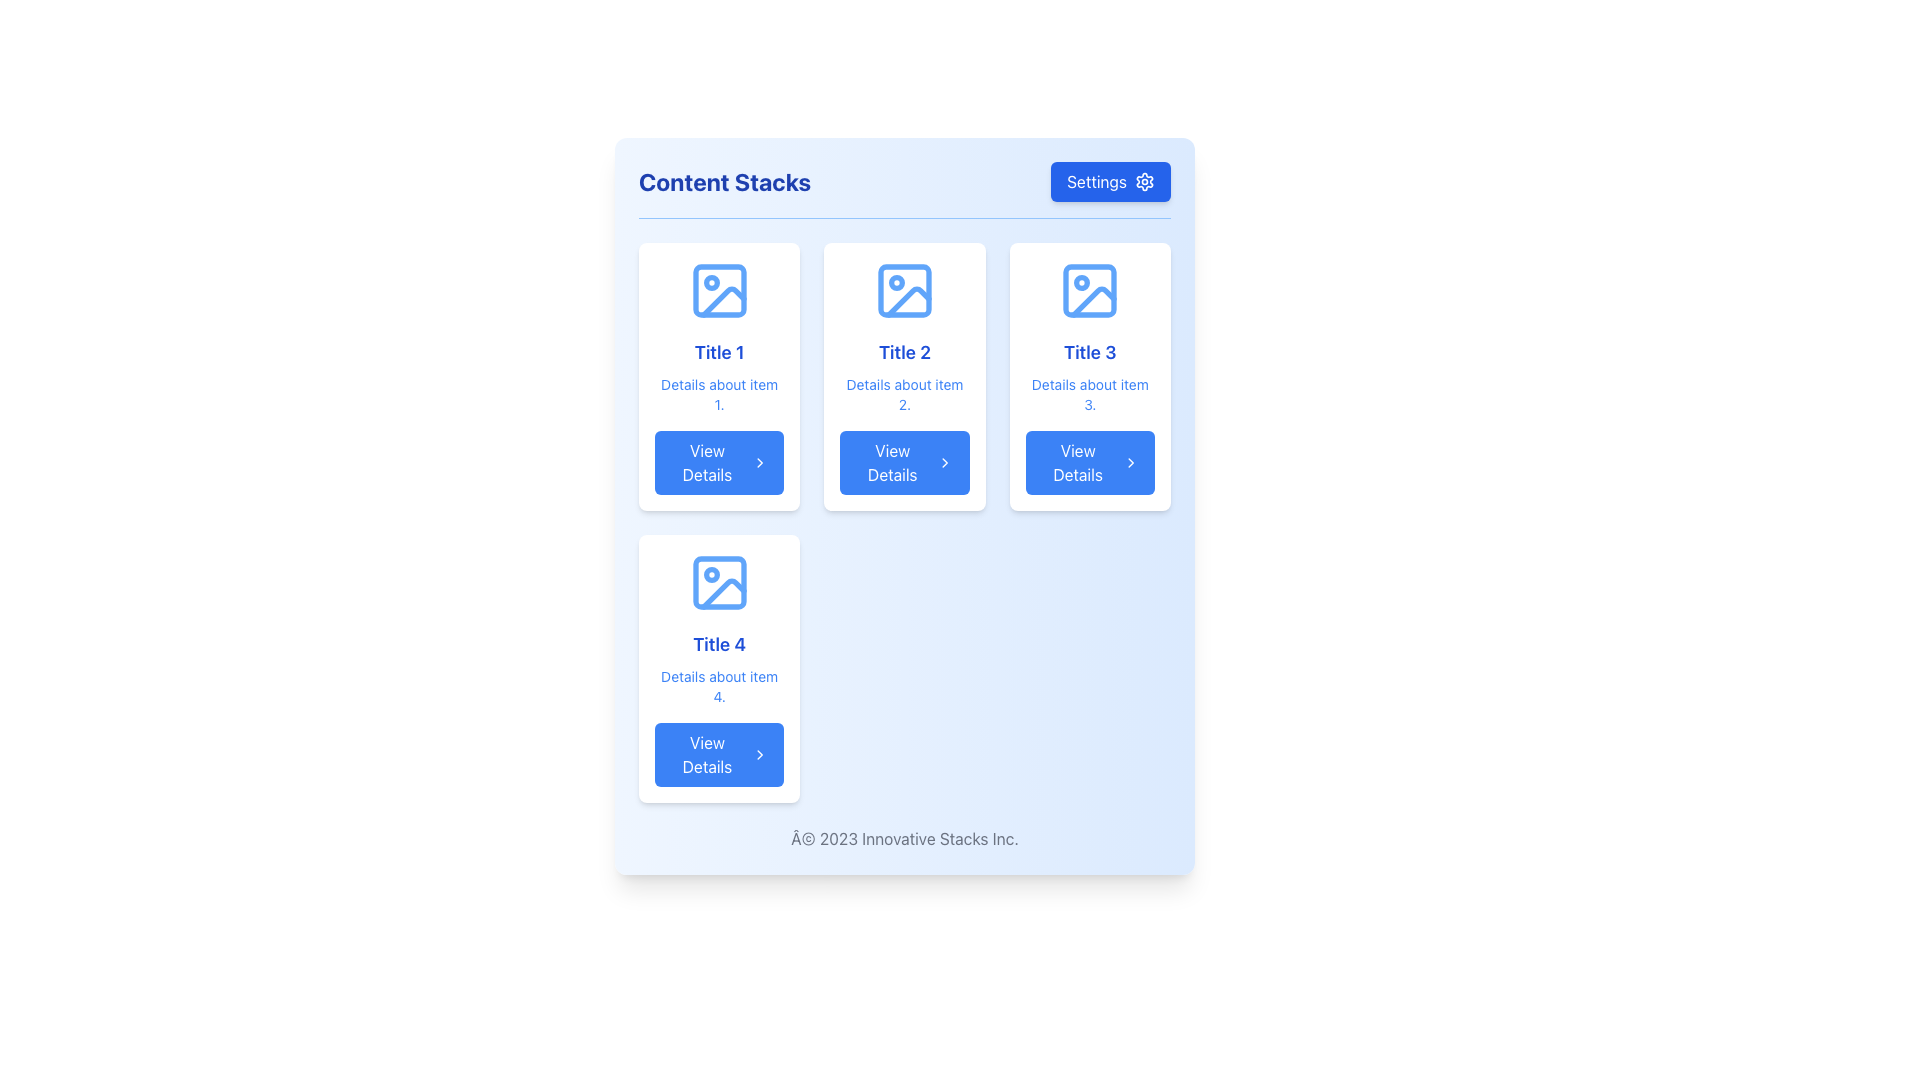 The height and width of the screenshot is (1080, 1920). I want to click on the button located below the text 'Details about item 2.' in the second card of a grid of four cards, so click(903, 462).